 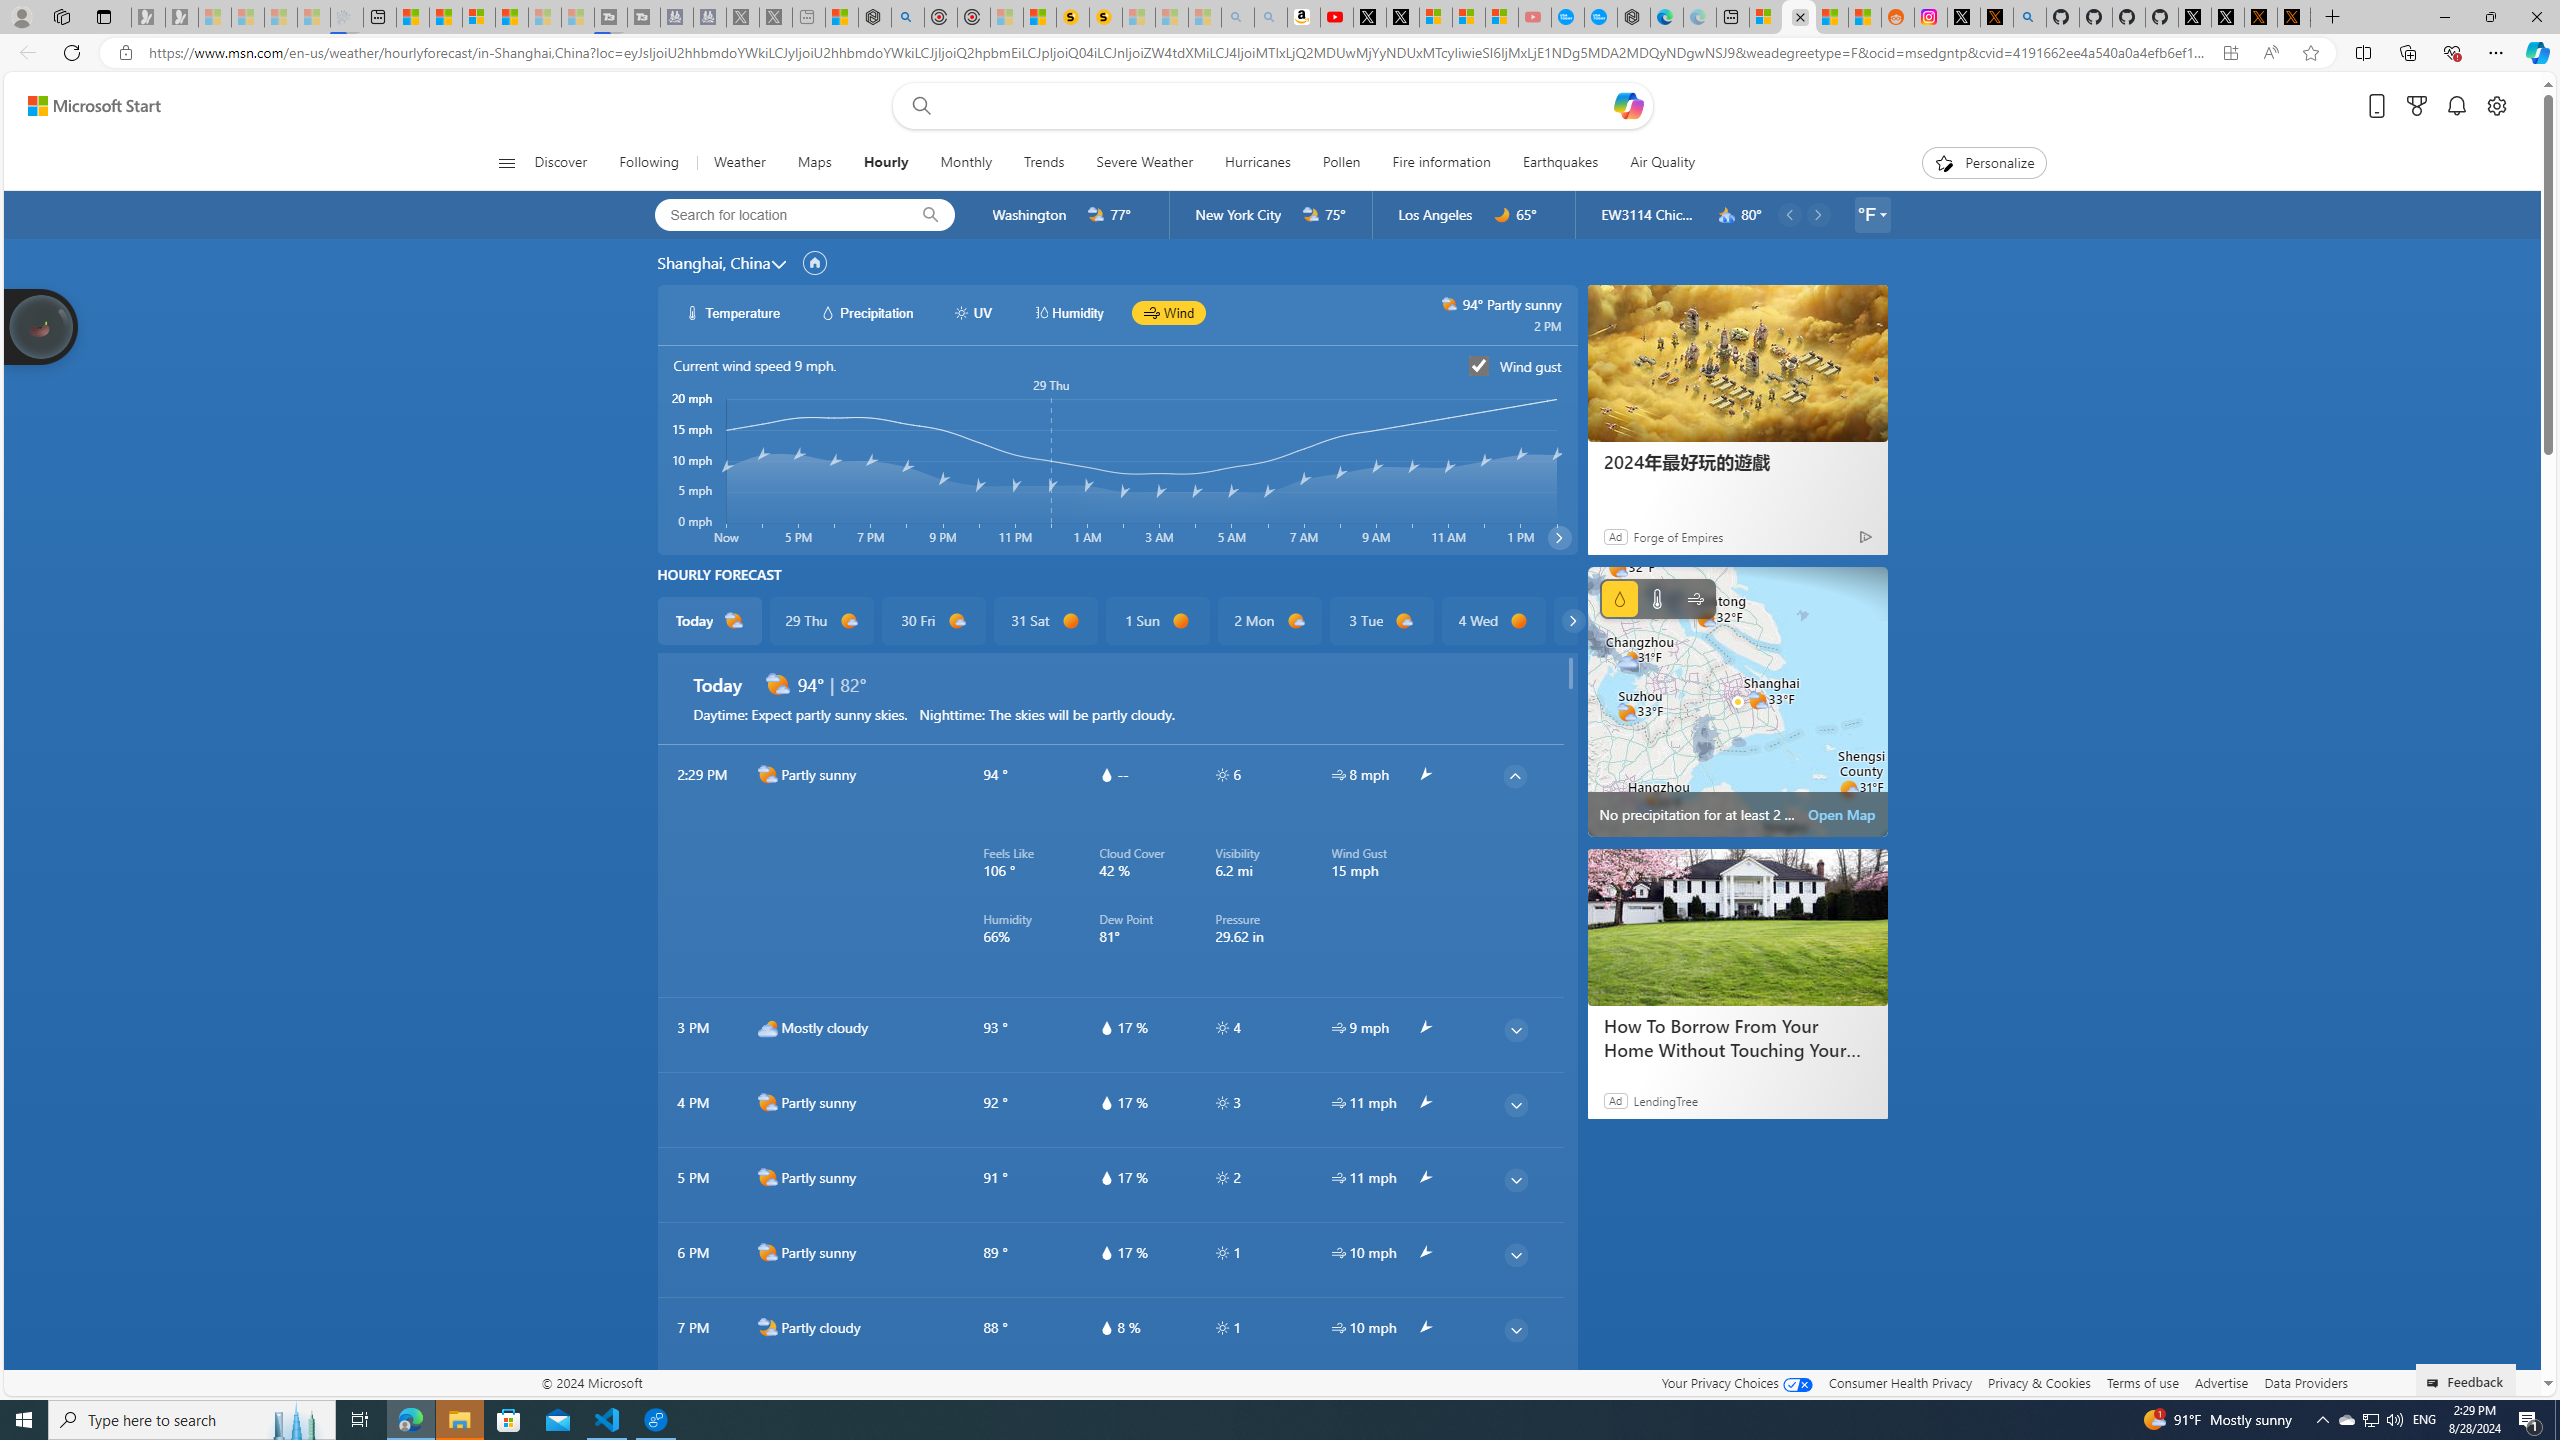 What do you see at coordinates (2496, 106) in the screenshot?
I see `'Open settings'` at bounding box center [2496, 106].